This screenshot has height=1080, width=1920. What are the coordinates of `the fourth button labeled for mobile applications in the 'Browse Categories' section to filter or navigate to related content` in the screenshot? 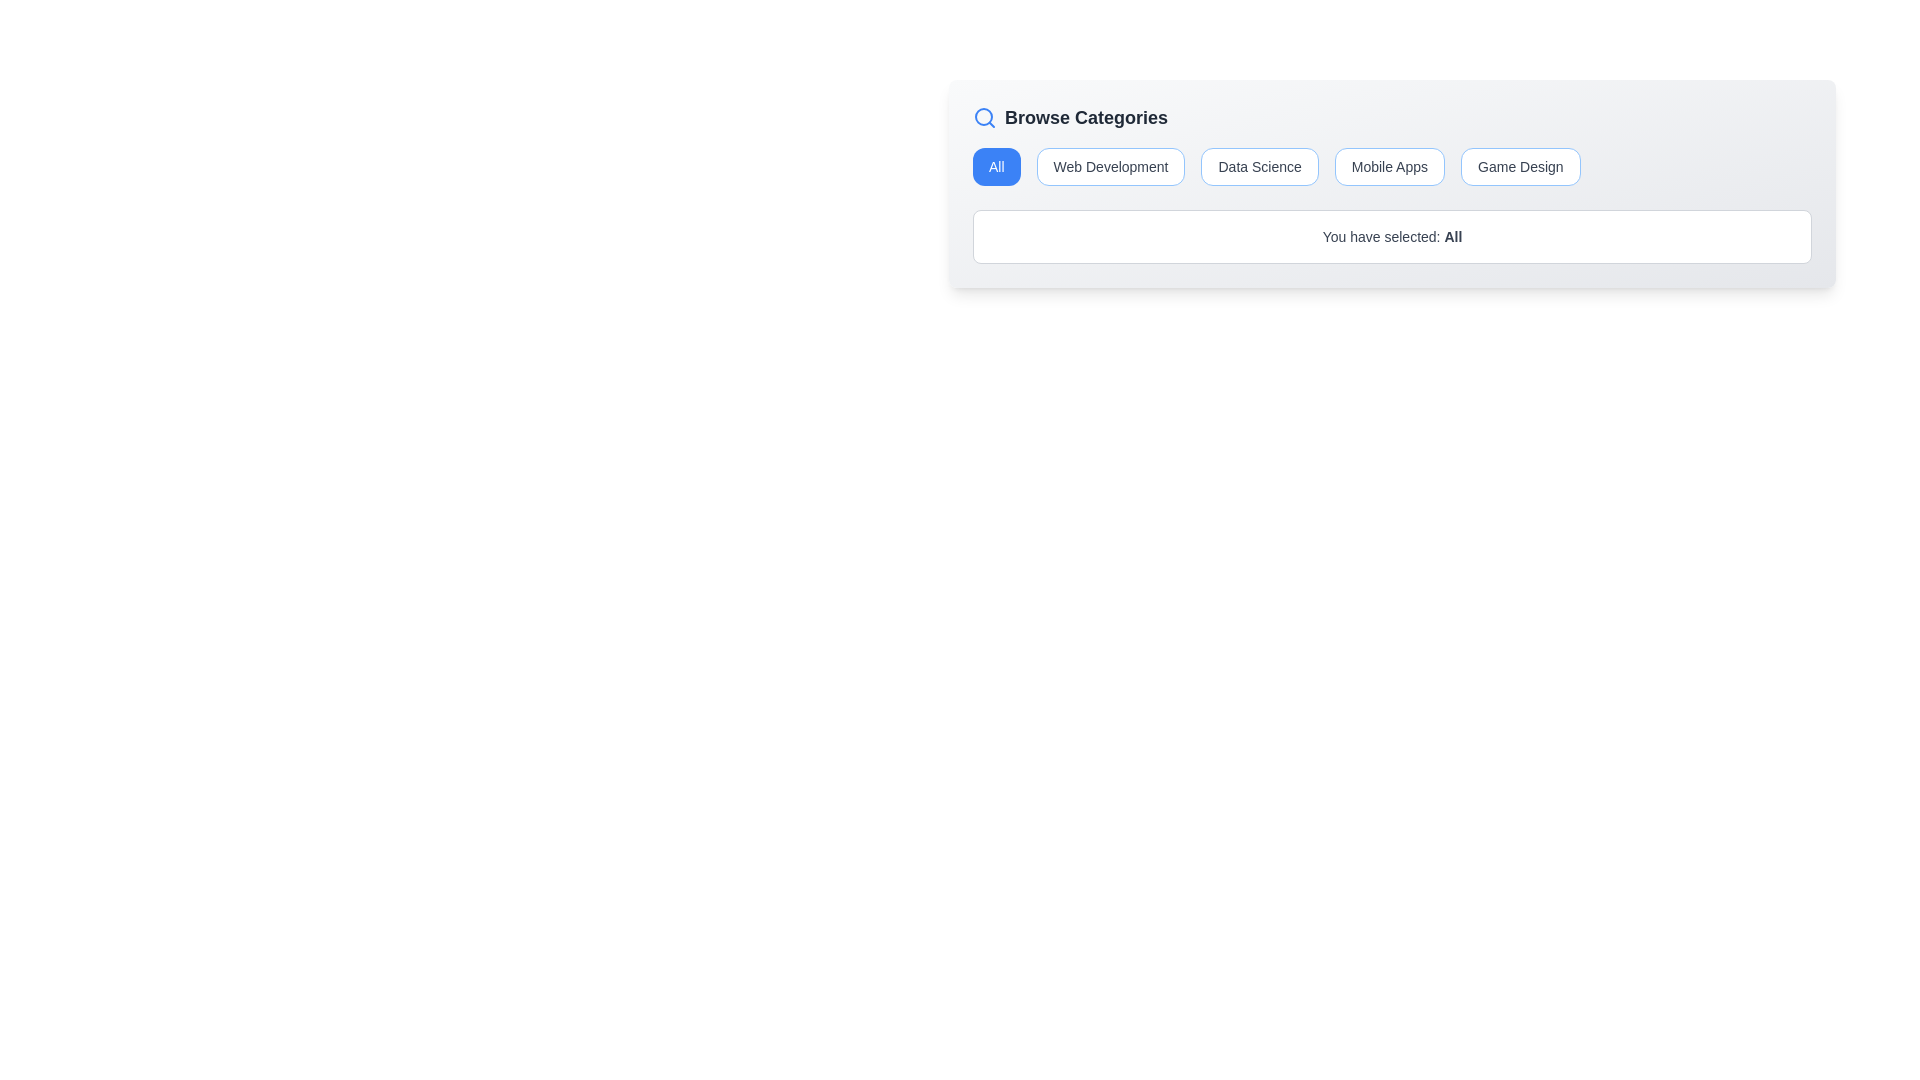 It's located at (1387, 165).